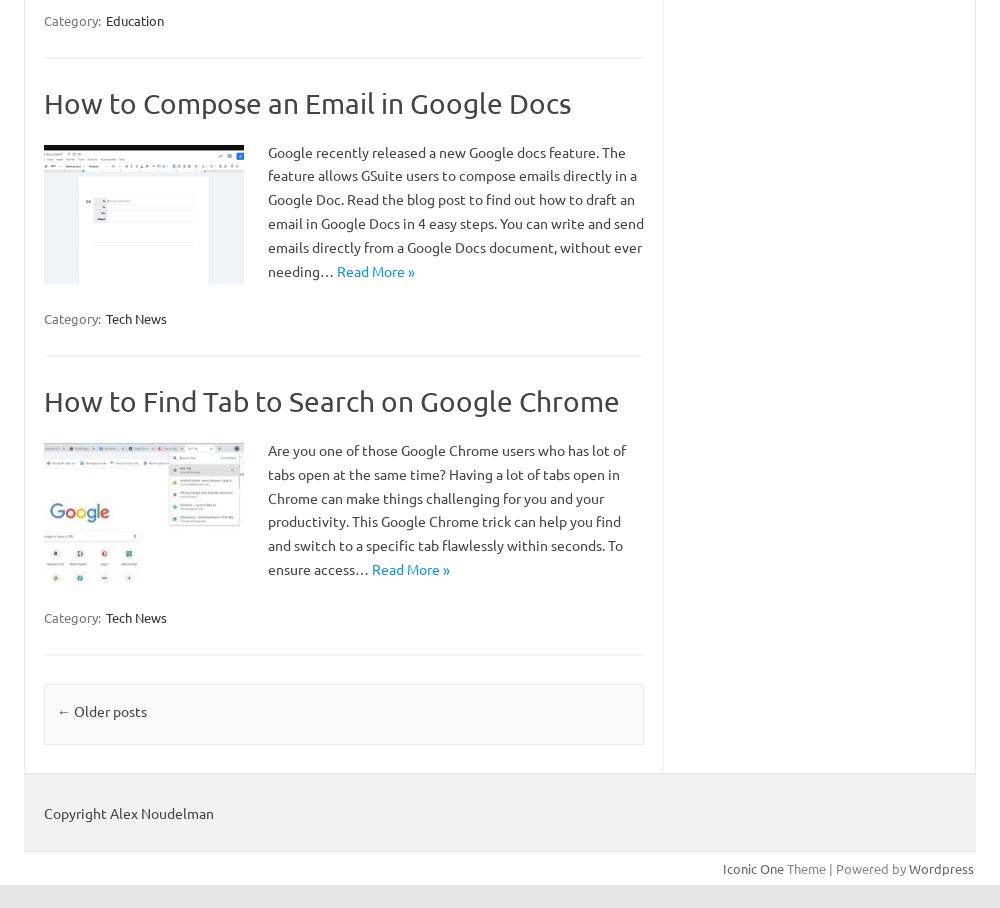  What do you see at coordinates (845, 866) in the screenshot?
I see `'Theme | Powered by'` at bounding box center [845, 866].